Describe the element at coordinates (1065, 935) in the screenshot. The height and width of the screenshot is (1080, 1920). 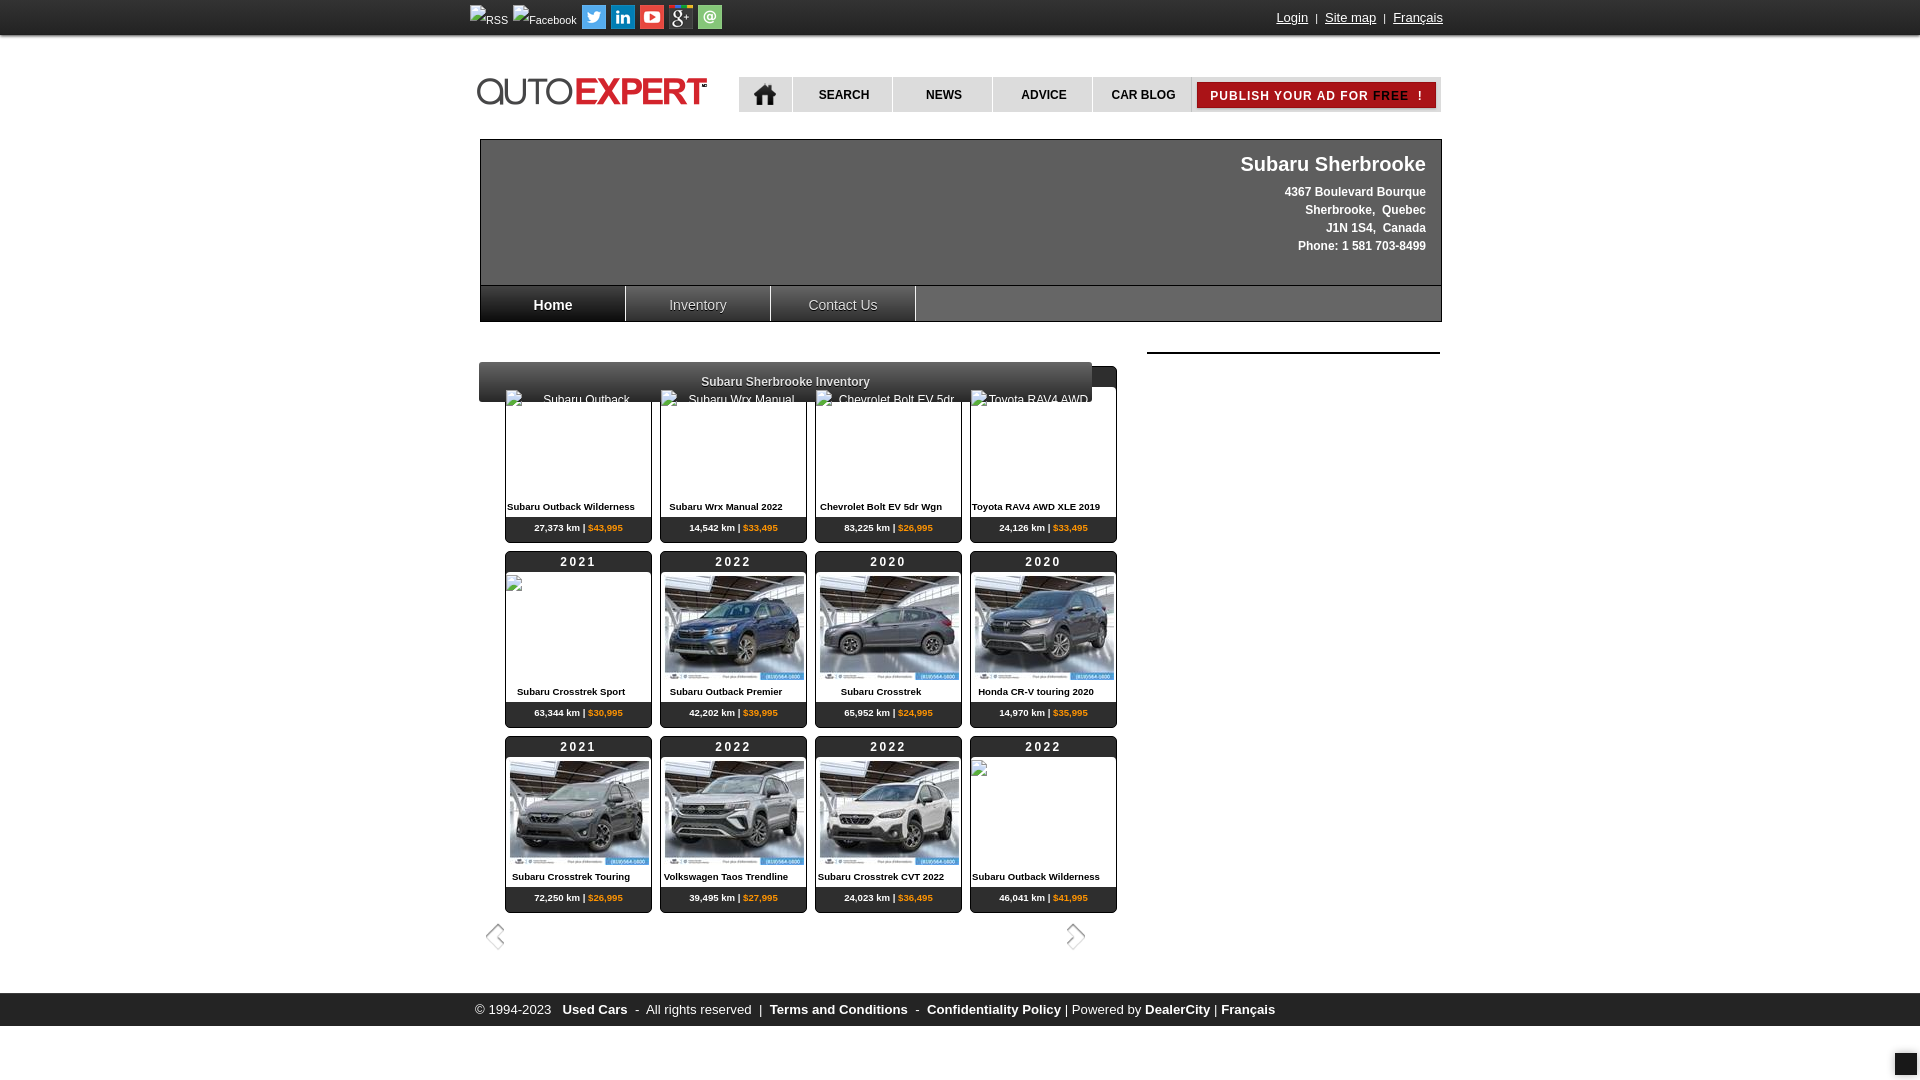
I see `'Next'` at that location.